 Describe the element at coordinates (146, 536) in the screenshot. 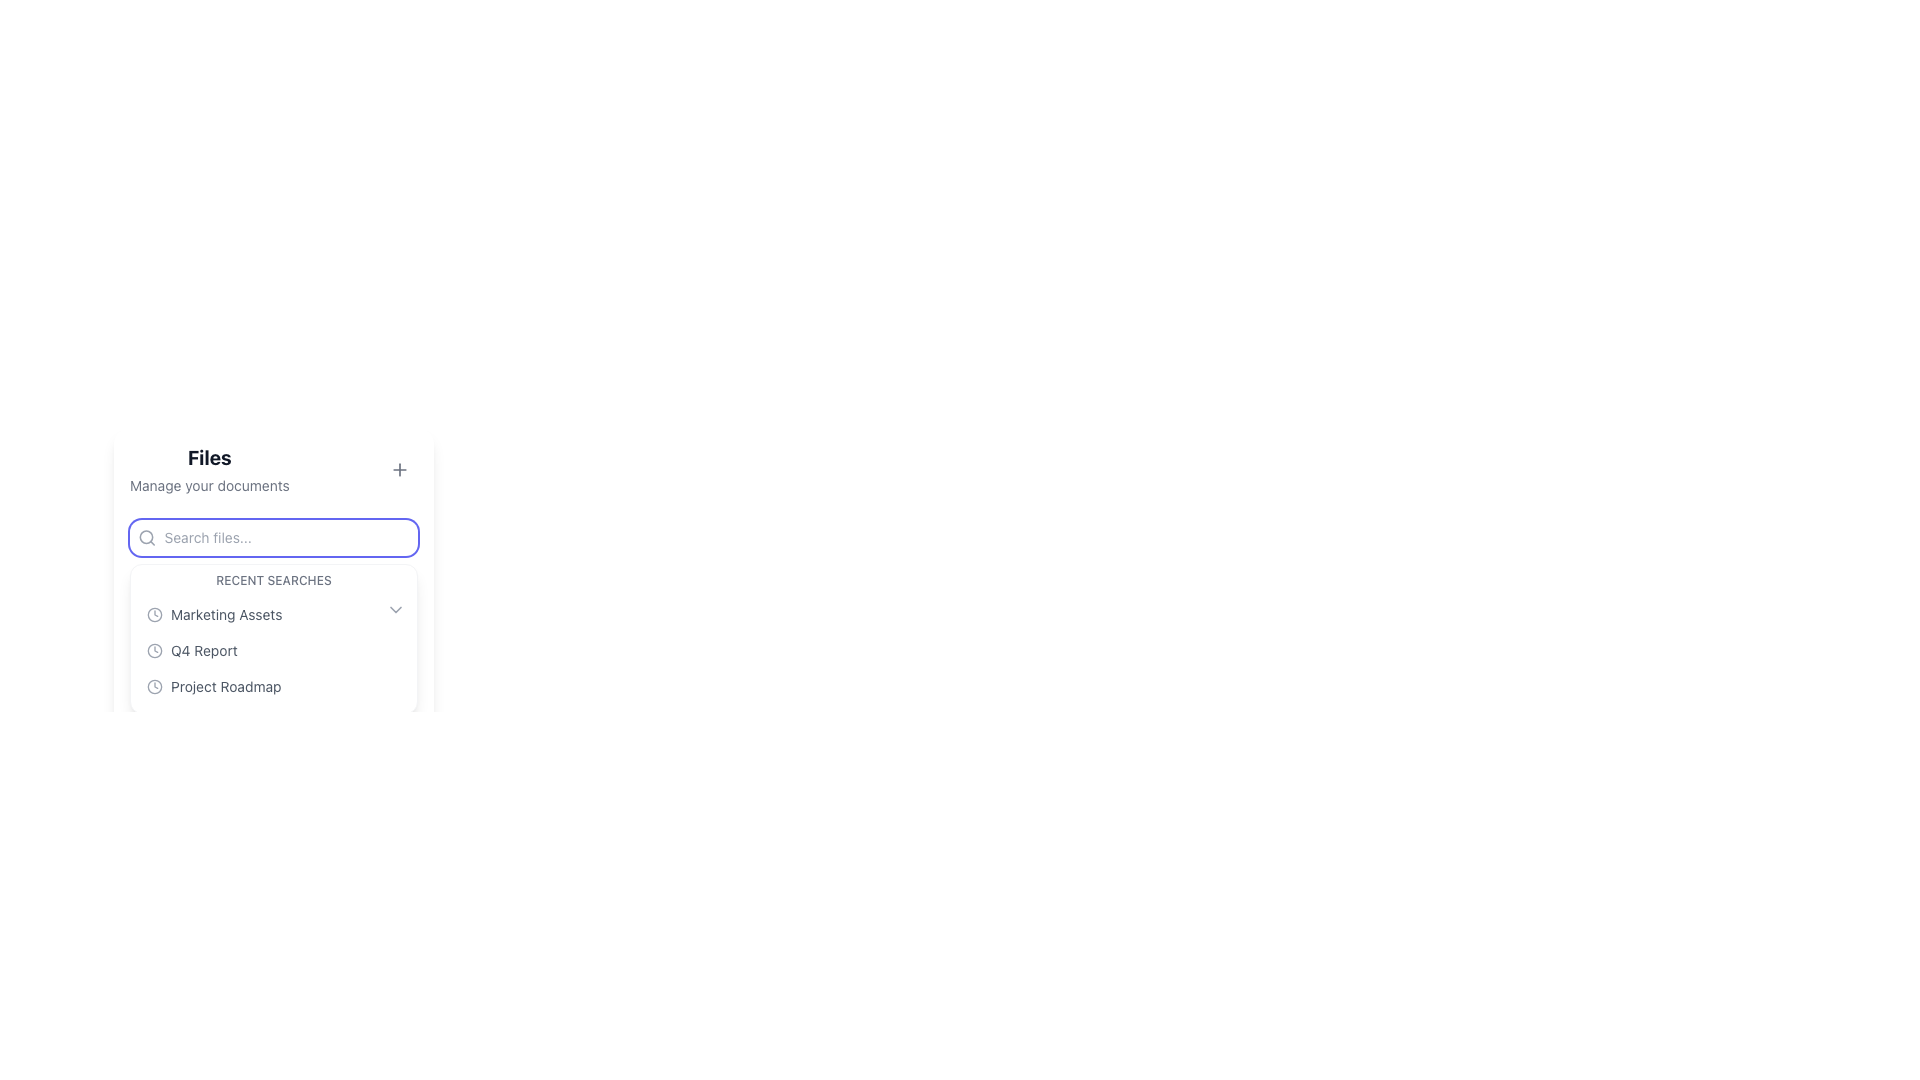

I see `the search icon located at the leftmost position of the search bar, adjacent to the 'Search files...' input field` at that location.